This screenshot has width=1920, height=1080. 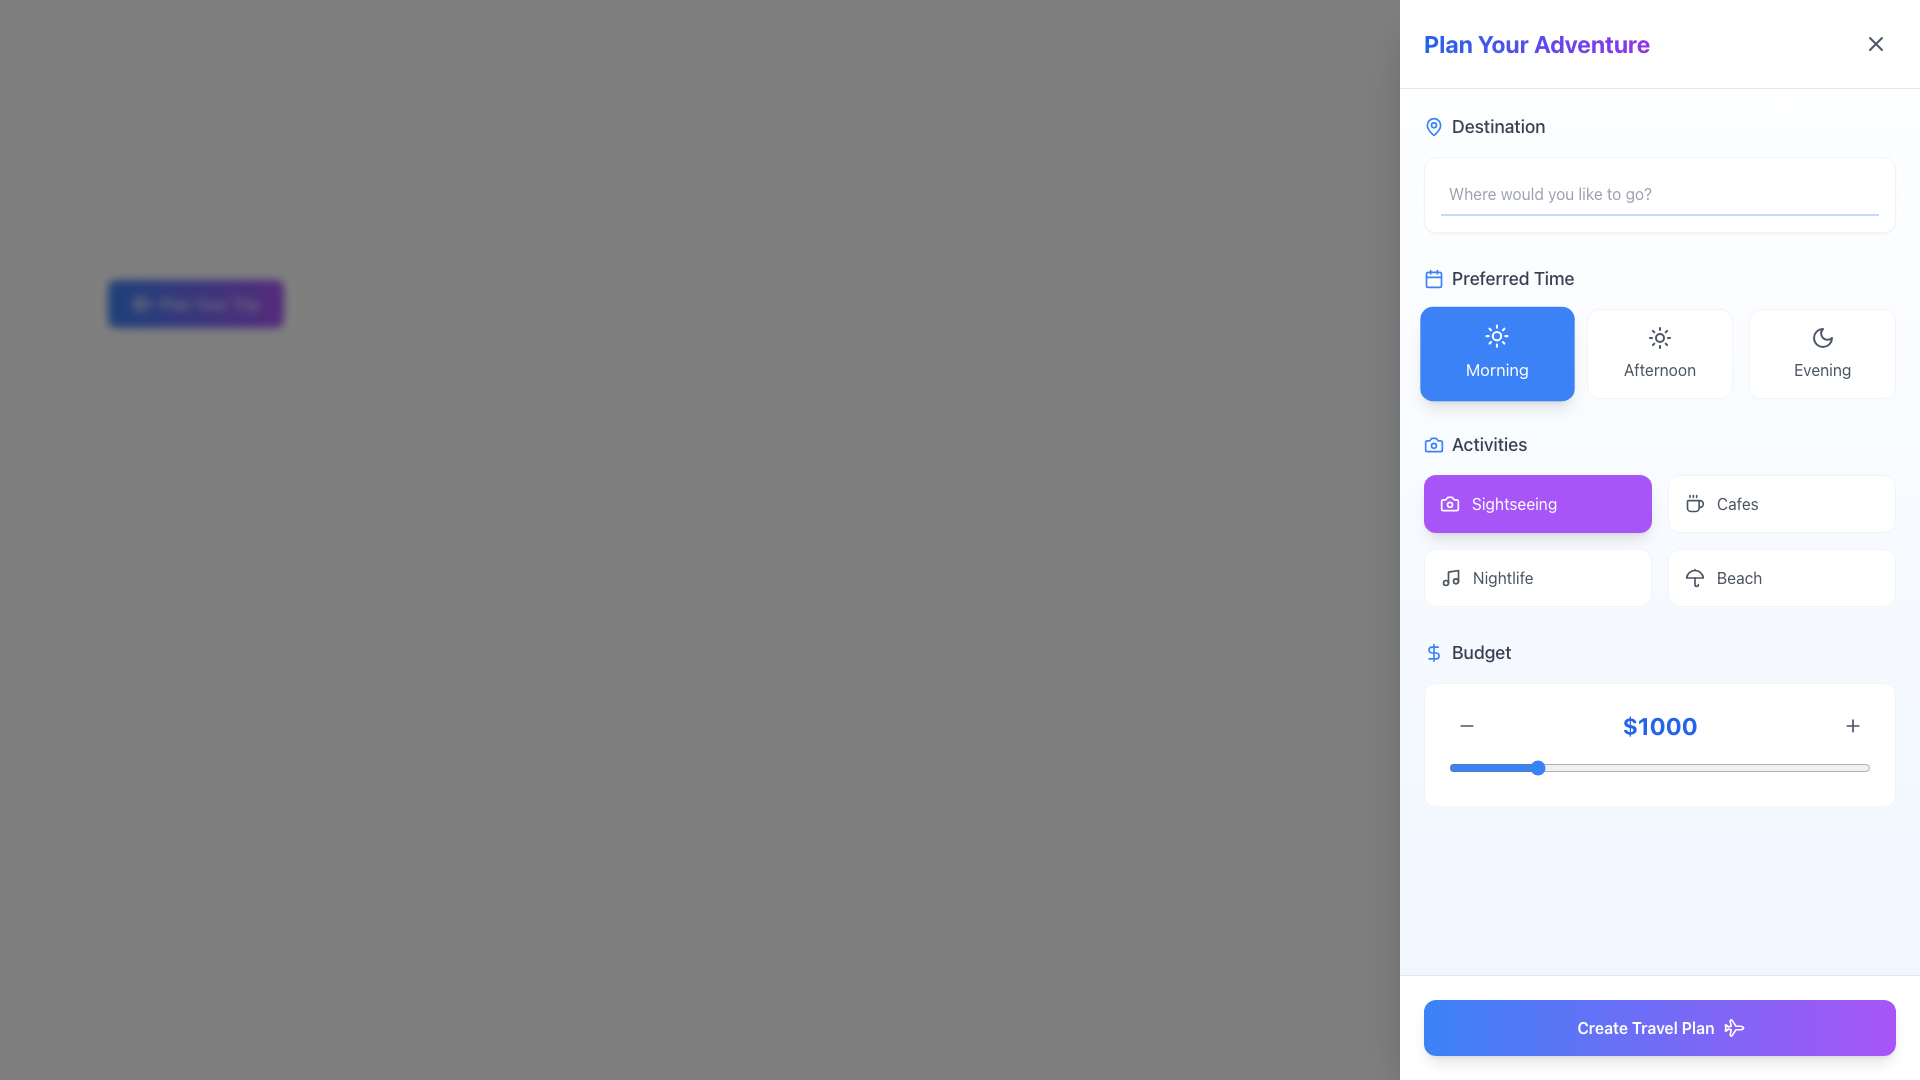 I want to click on the budget value, so click(x=1581, y=766).